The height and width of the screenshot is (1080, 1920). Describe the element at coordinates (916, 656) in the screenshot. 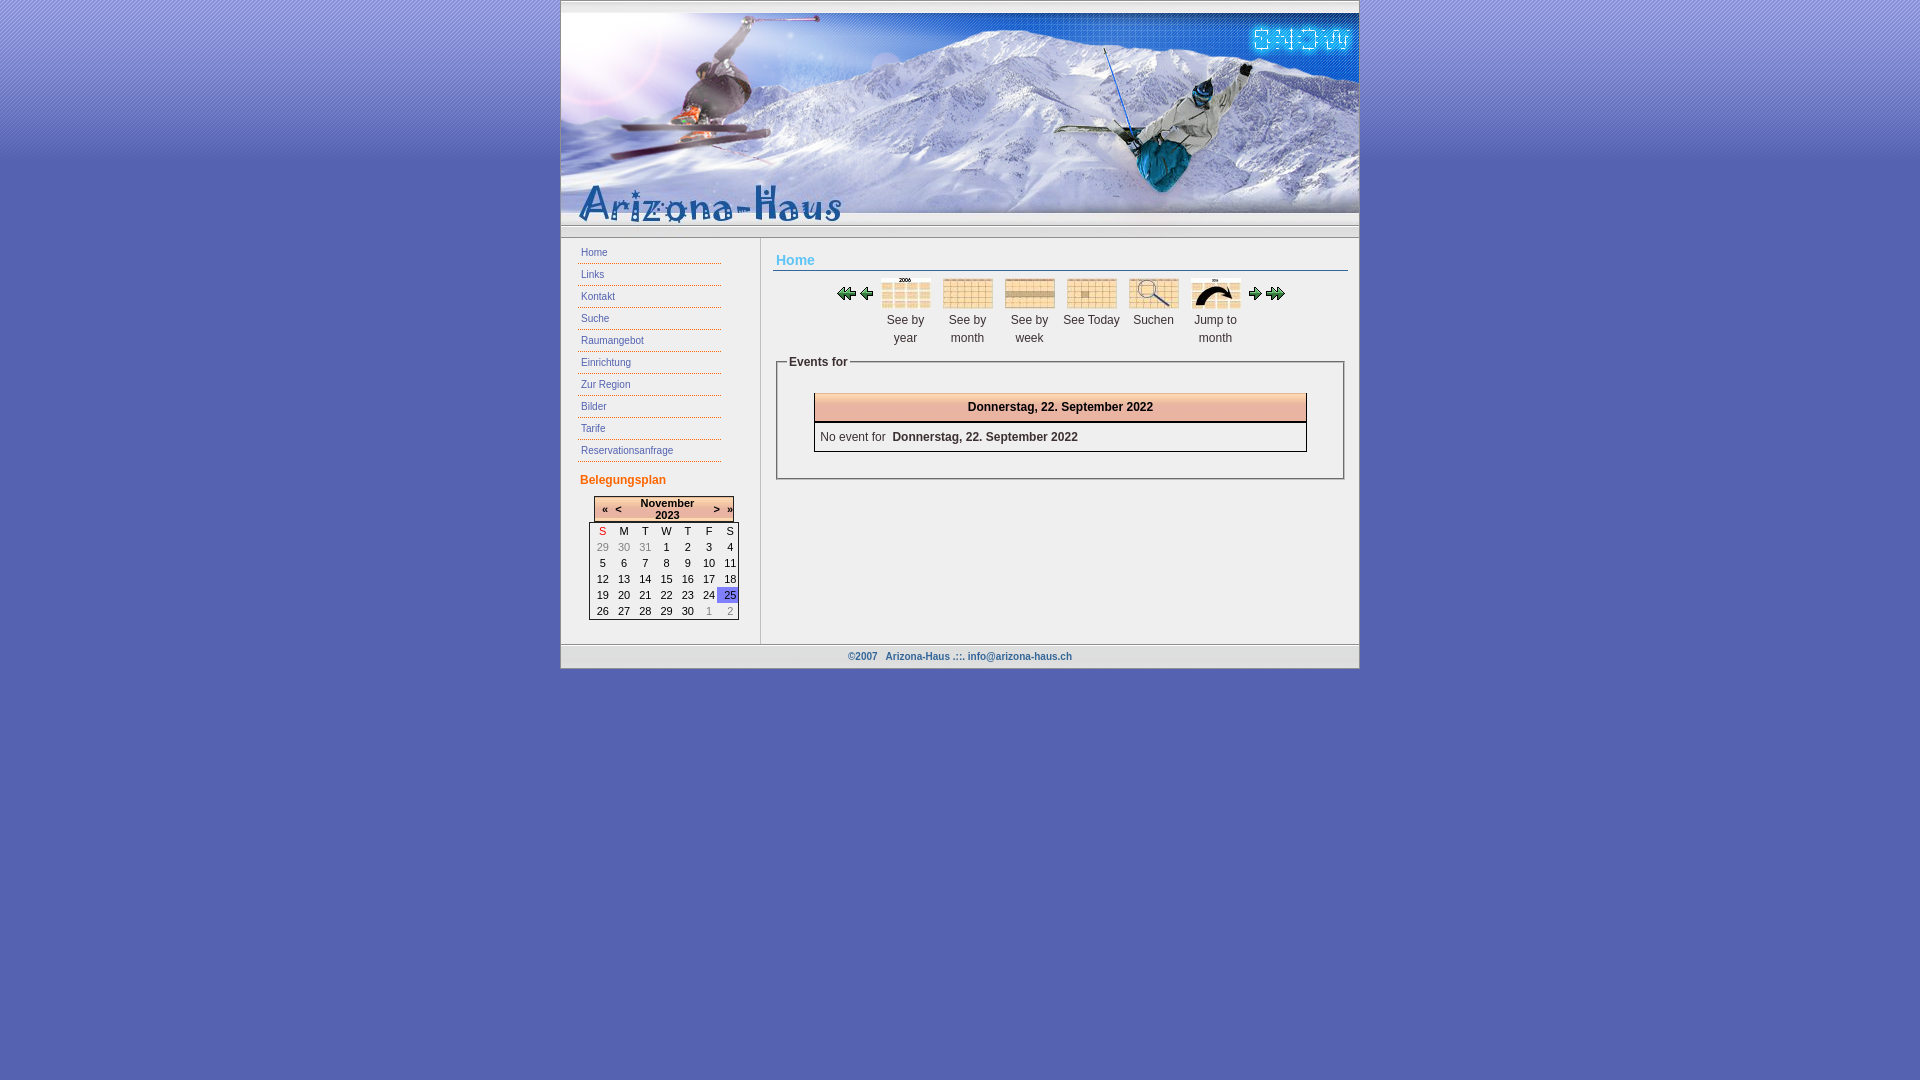

I see `'Arizona-Haus'` at that location.